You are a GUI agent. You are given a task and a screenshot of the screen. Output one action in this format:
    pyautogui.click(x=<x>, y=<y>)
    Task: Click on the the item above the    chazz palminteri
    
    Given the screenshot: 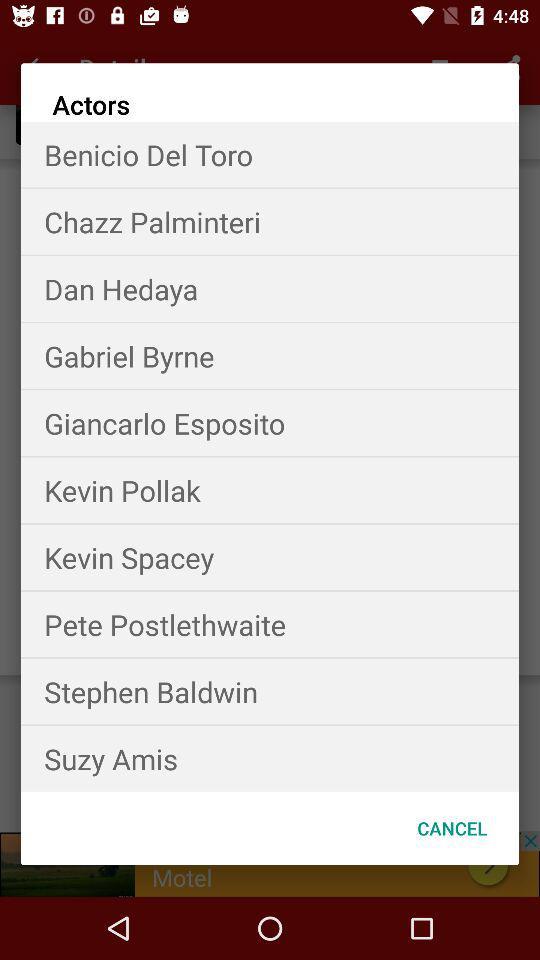 What is the action you would take?
    pyautogui.click(x=270, y=153)
    